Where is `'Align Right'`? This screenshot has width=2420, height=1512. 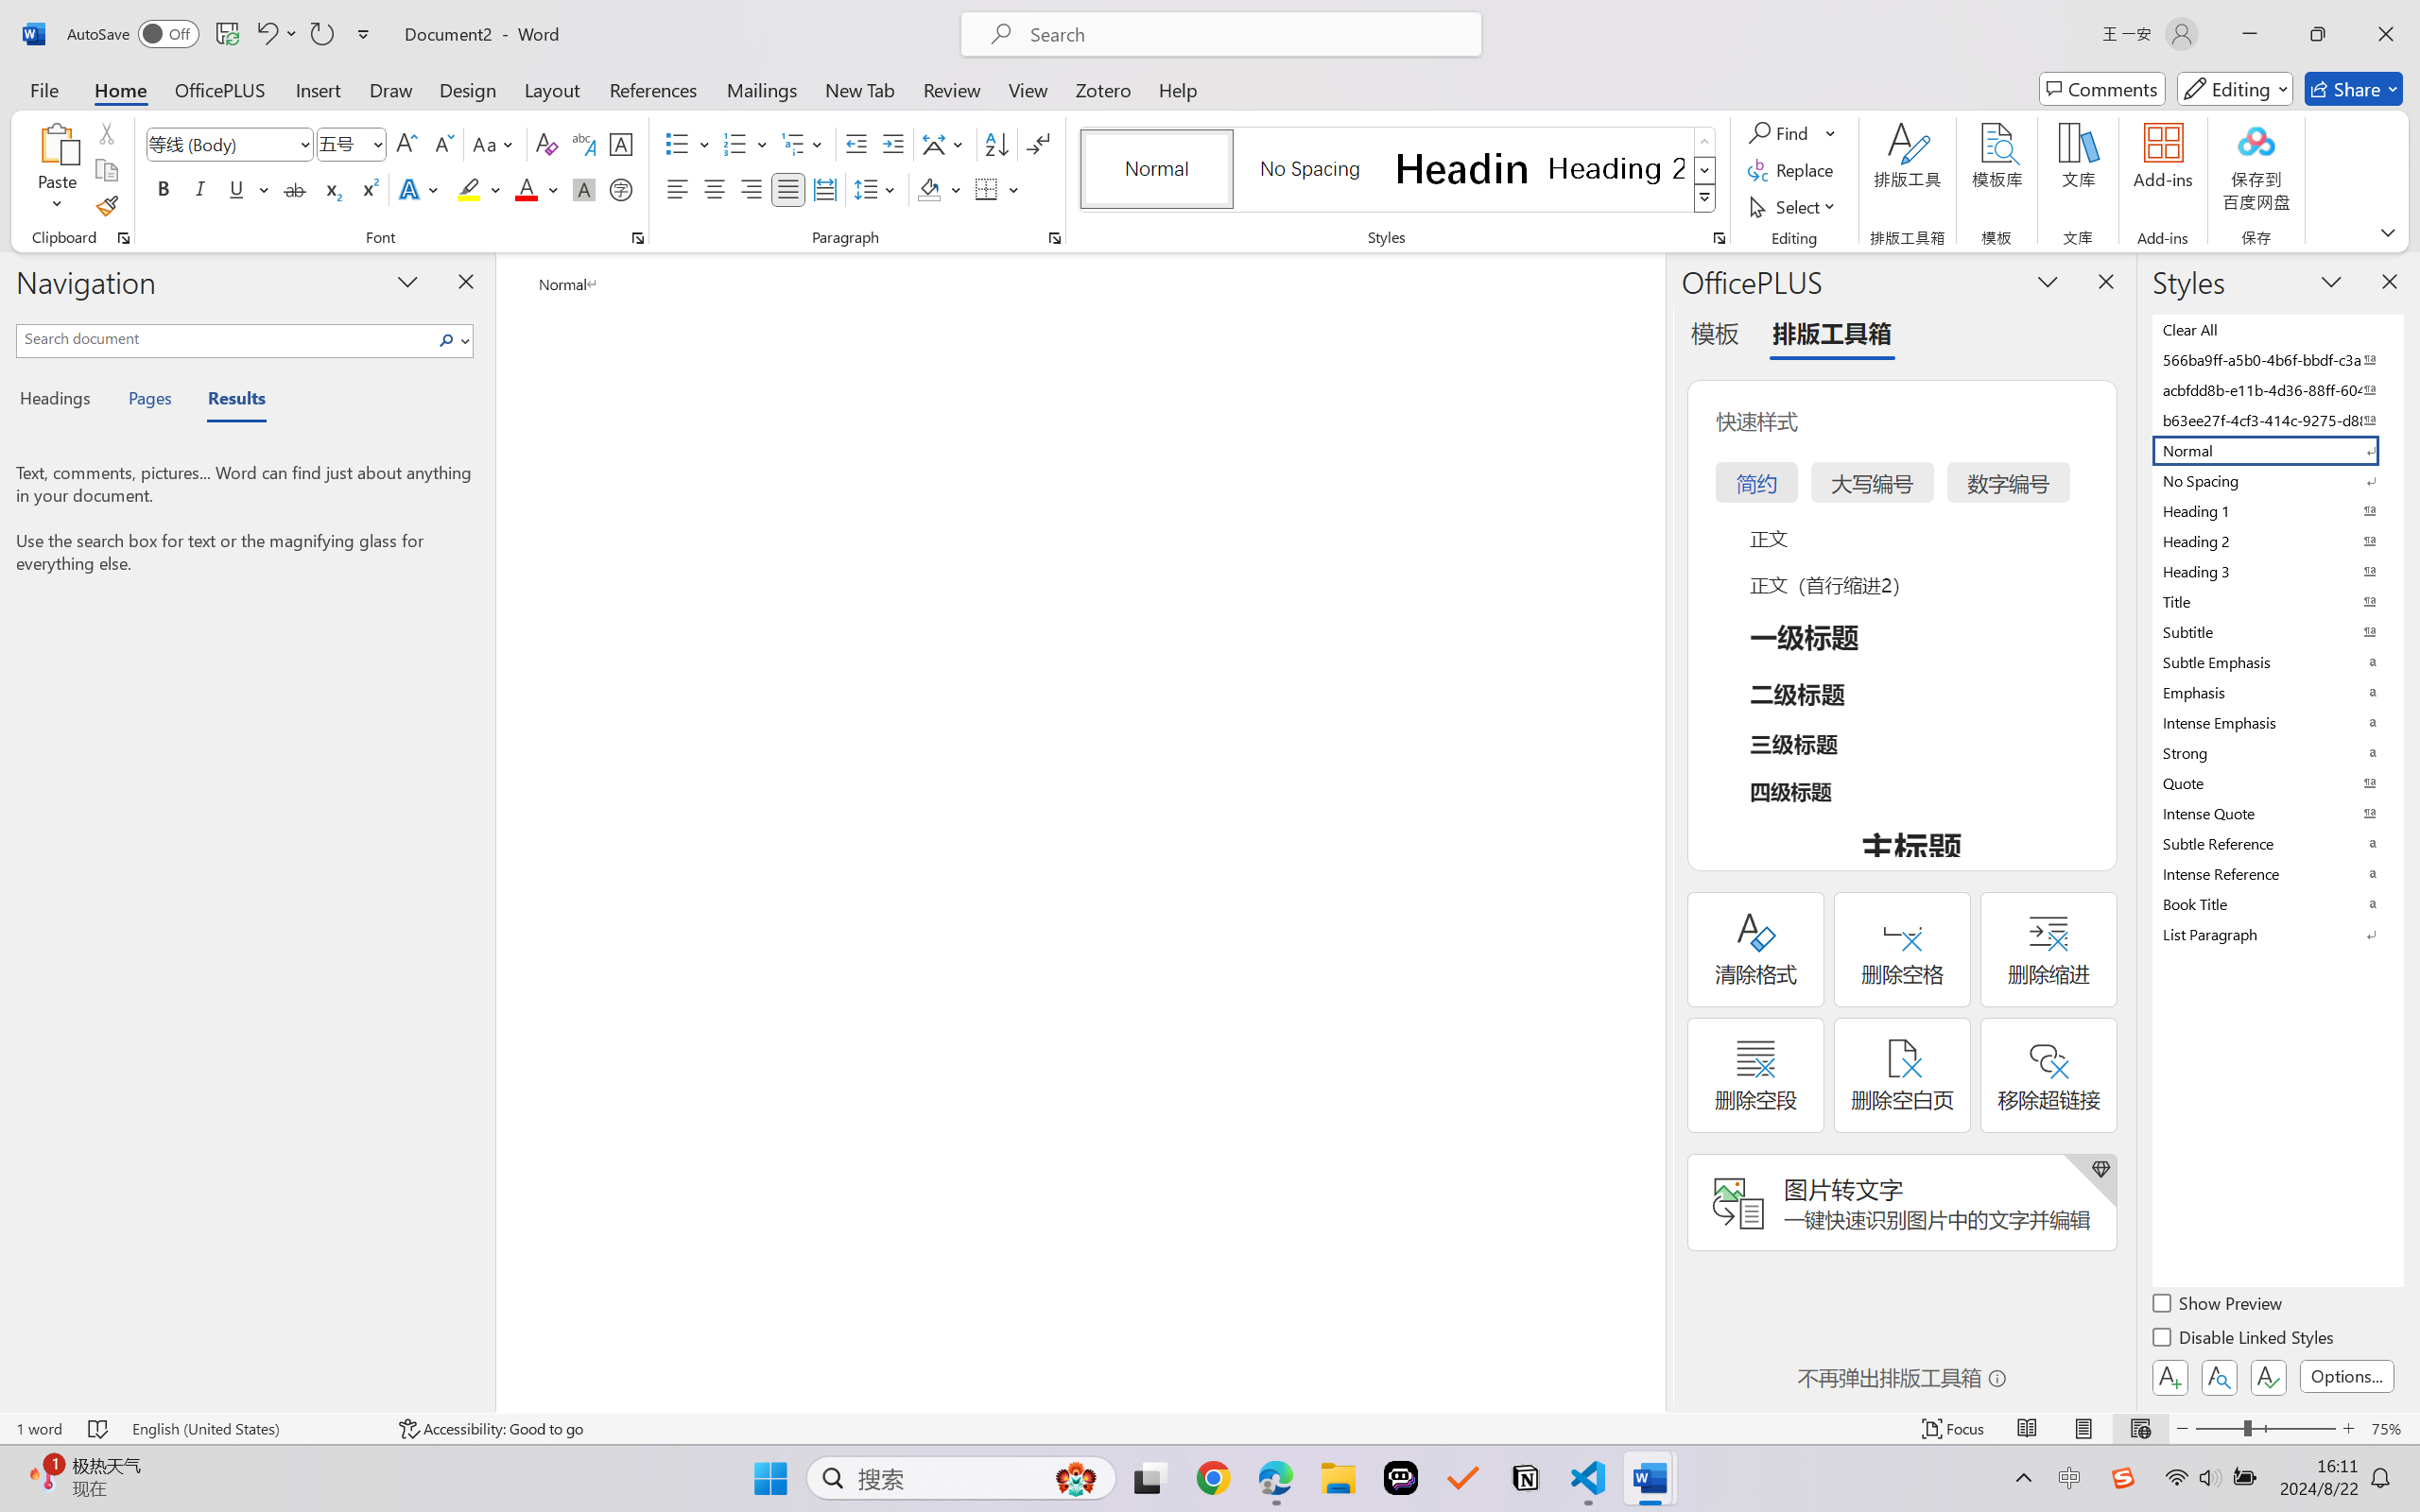 'Align Right' is located at coordinates (752, 188).